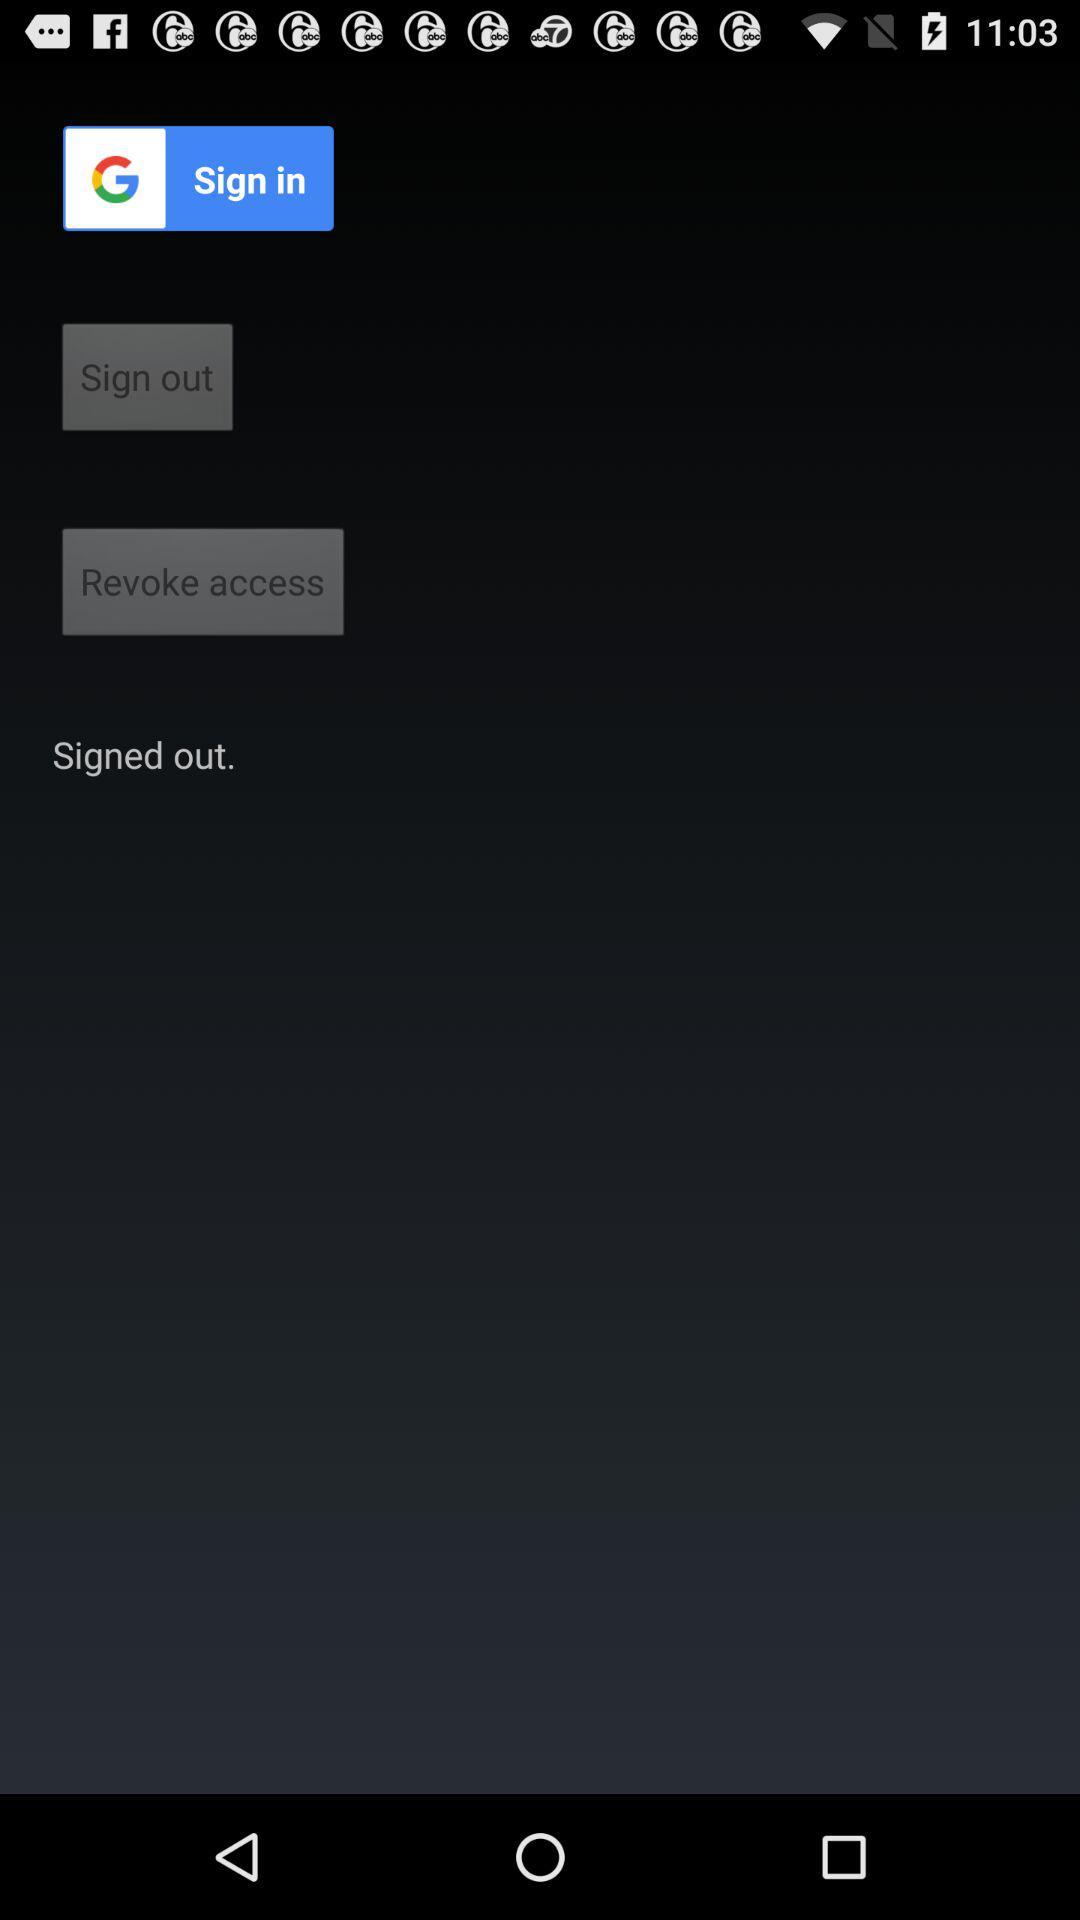 The width and height of the screenshot is (1080, 1920). Describe the element at coordinates (203, 587) in the screenshot. I see `the button below the sign out button` at that location.